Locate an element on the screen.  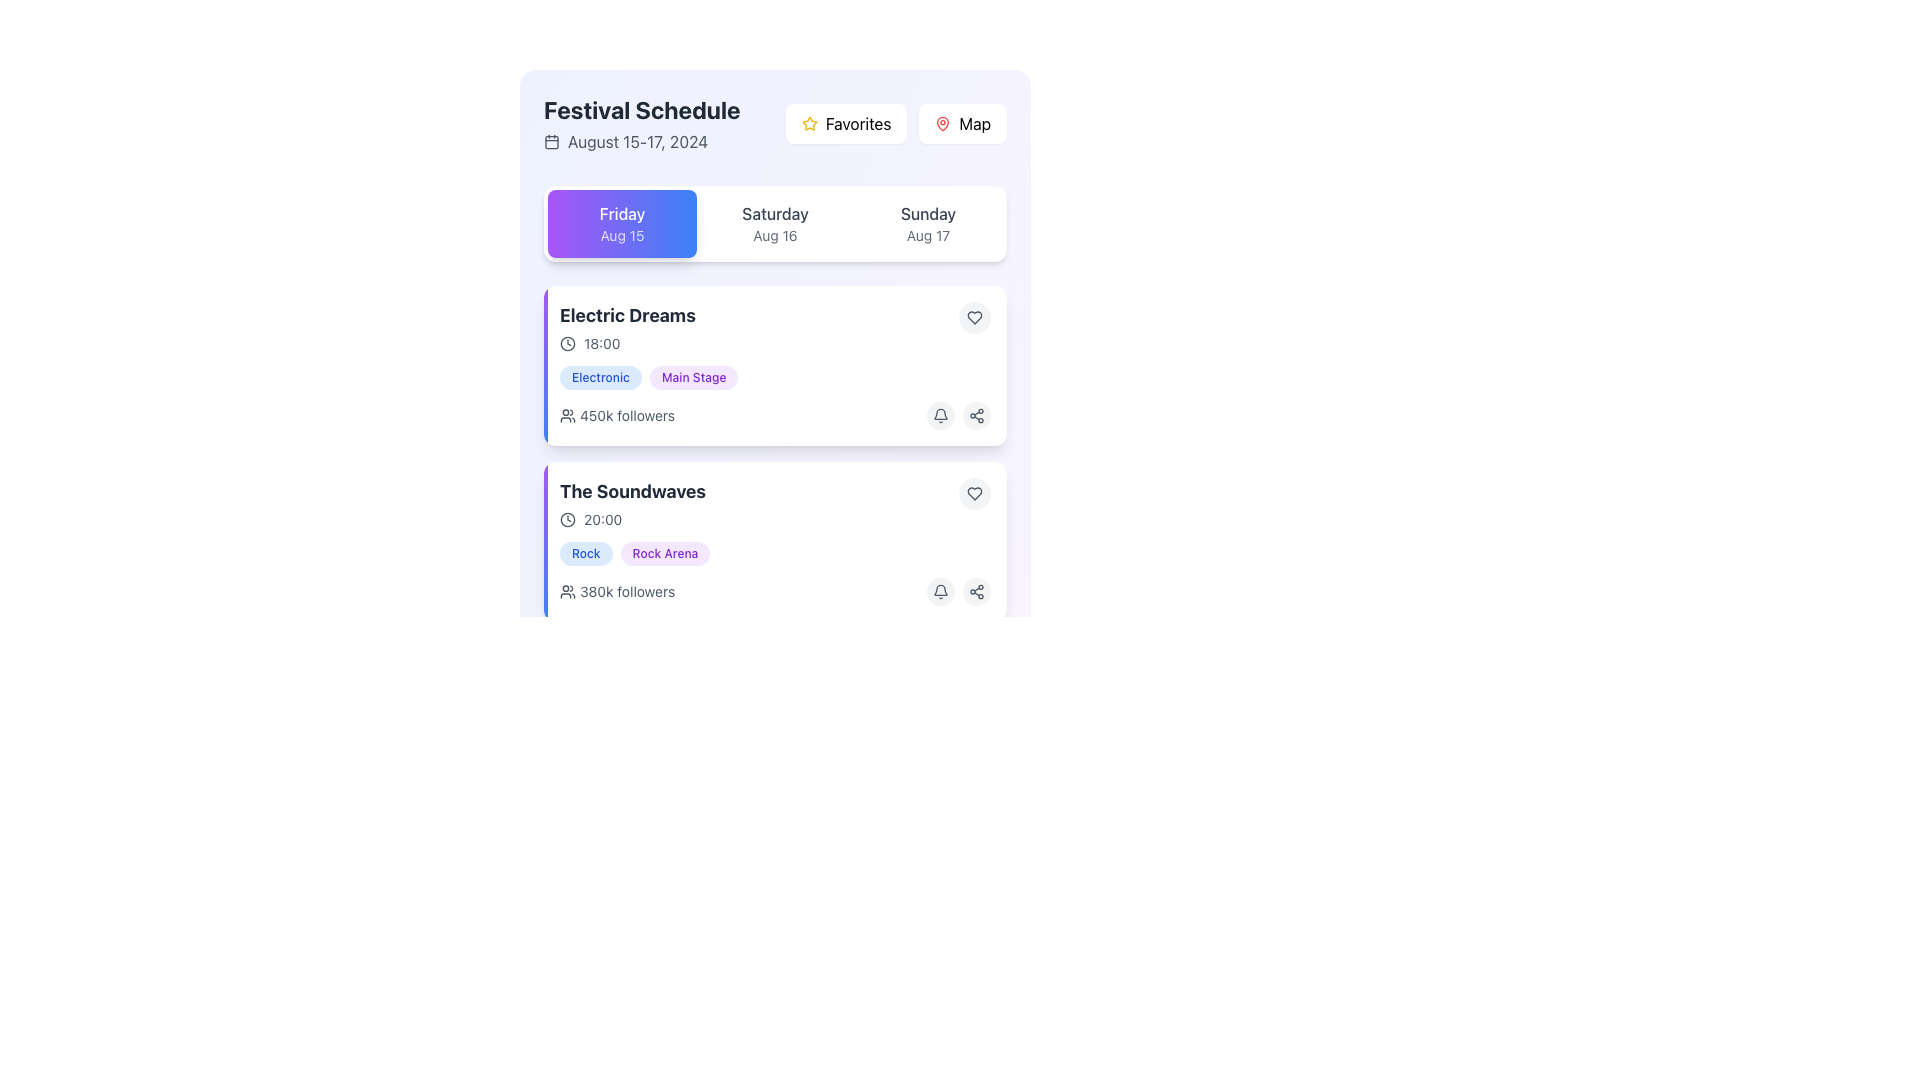
the text display representing the selected day 'Friday' in the date selection interface, which is visually part of the button labeled 'Friday' and 'Aug 15' is located at coordinates (621, 213).